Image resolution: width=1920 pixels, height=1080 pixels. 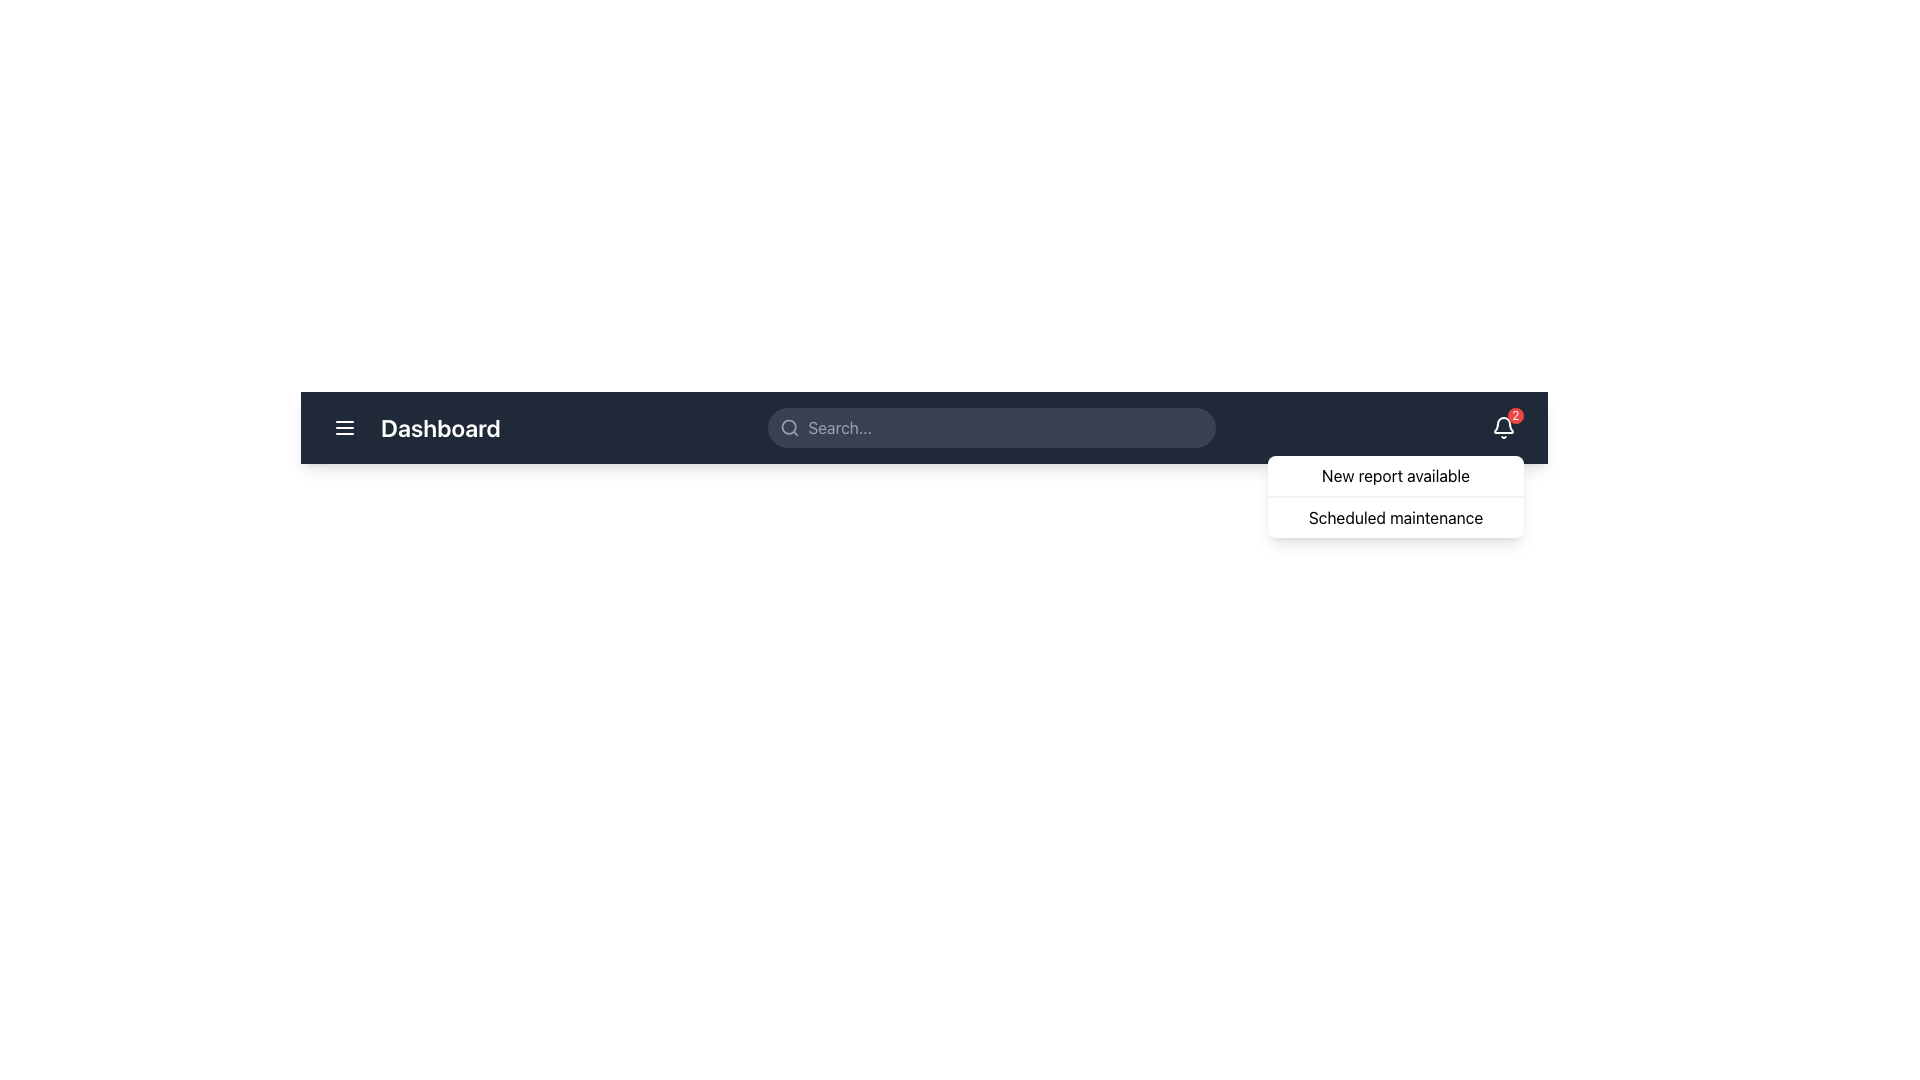 What do you see at coordinates (439, 427) in the screenshot?
I see `the 'Dashboard' text label, which is styled in bold white font on a dark blue background, located in the center-left portion of the navigation bar` at bounding box center [439, 427].